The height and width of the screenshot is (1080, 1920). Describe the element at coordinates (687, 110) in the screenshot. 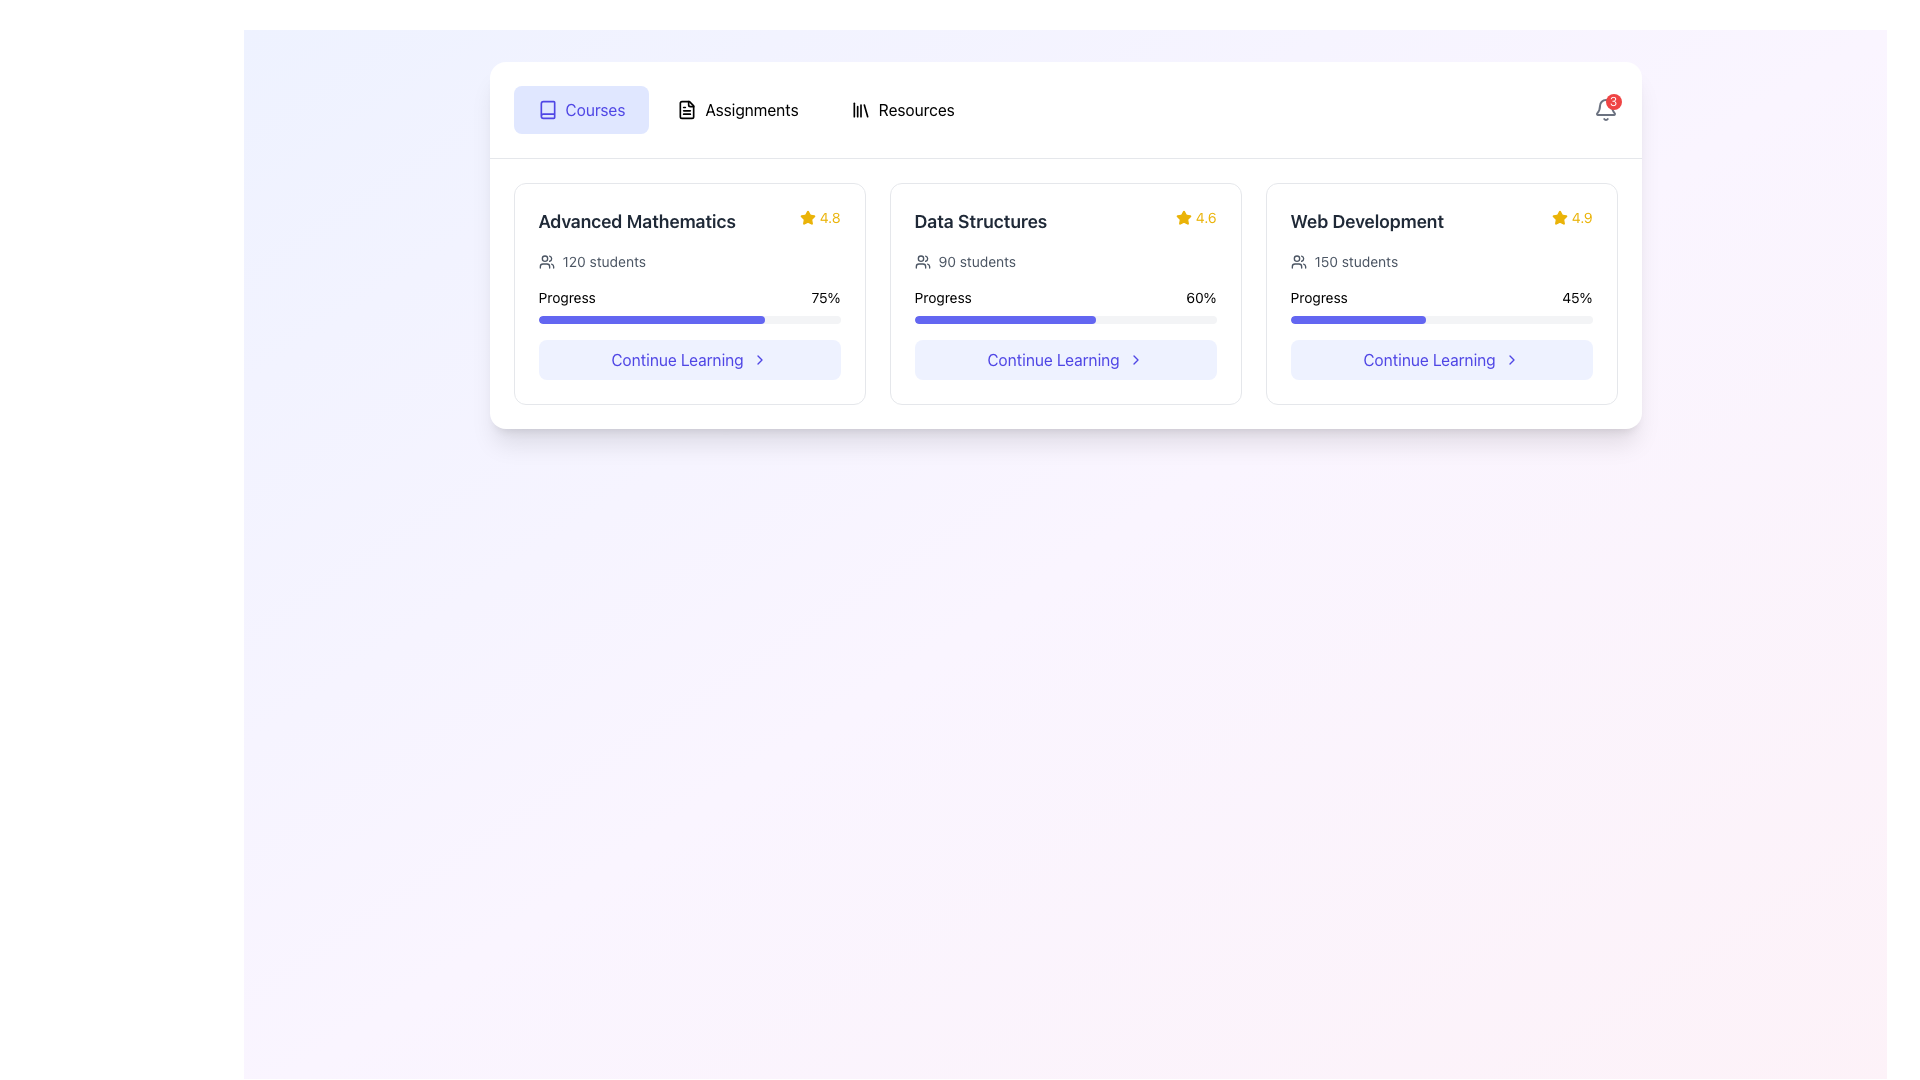

I see `the document icon located next to the 'Assignments' label in the top-left section of the navigation bar` at that location.